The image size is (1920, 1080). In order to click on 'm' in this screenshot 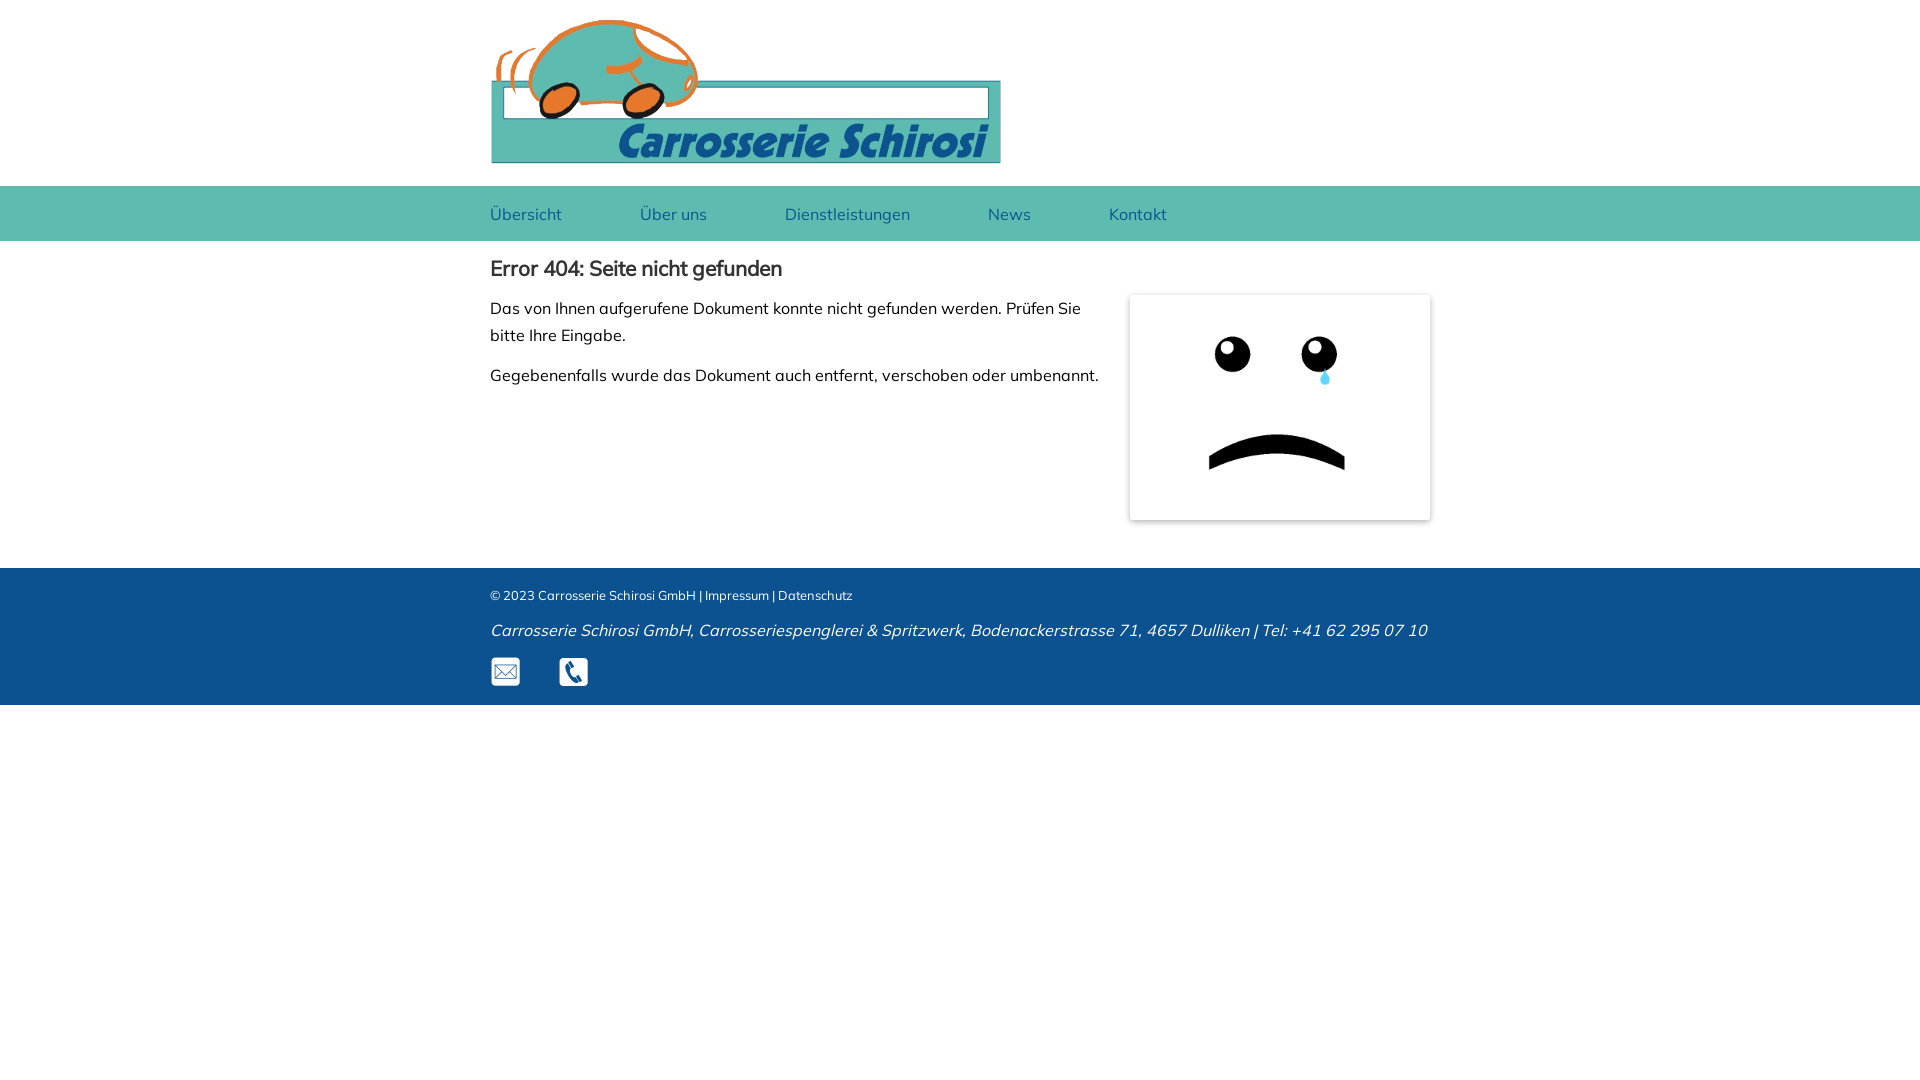, I will do `click(505, 672)`.